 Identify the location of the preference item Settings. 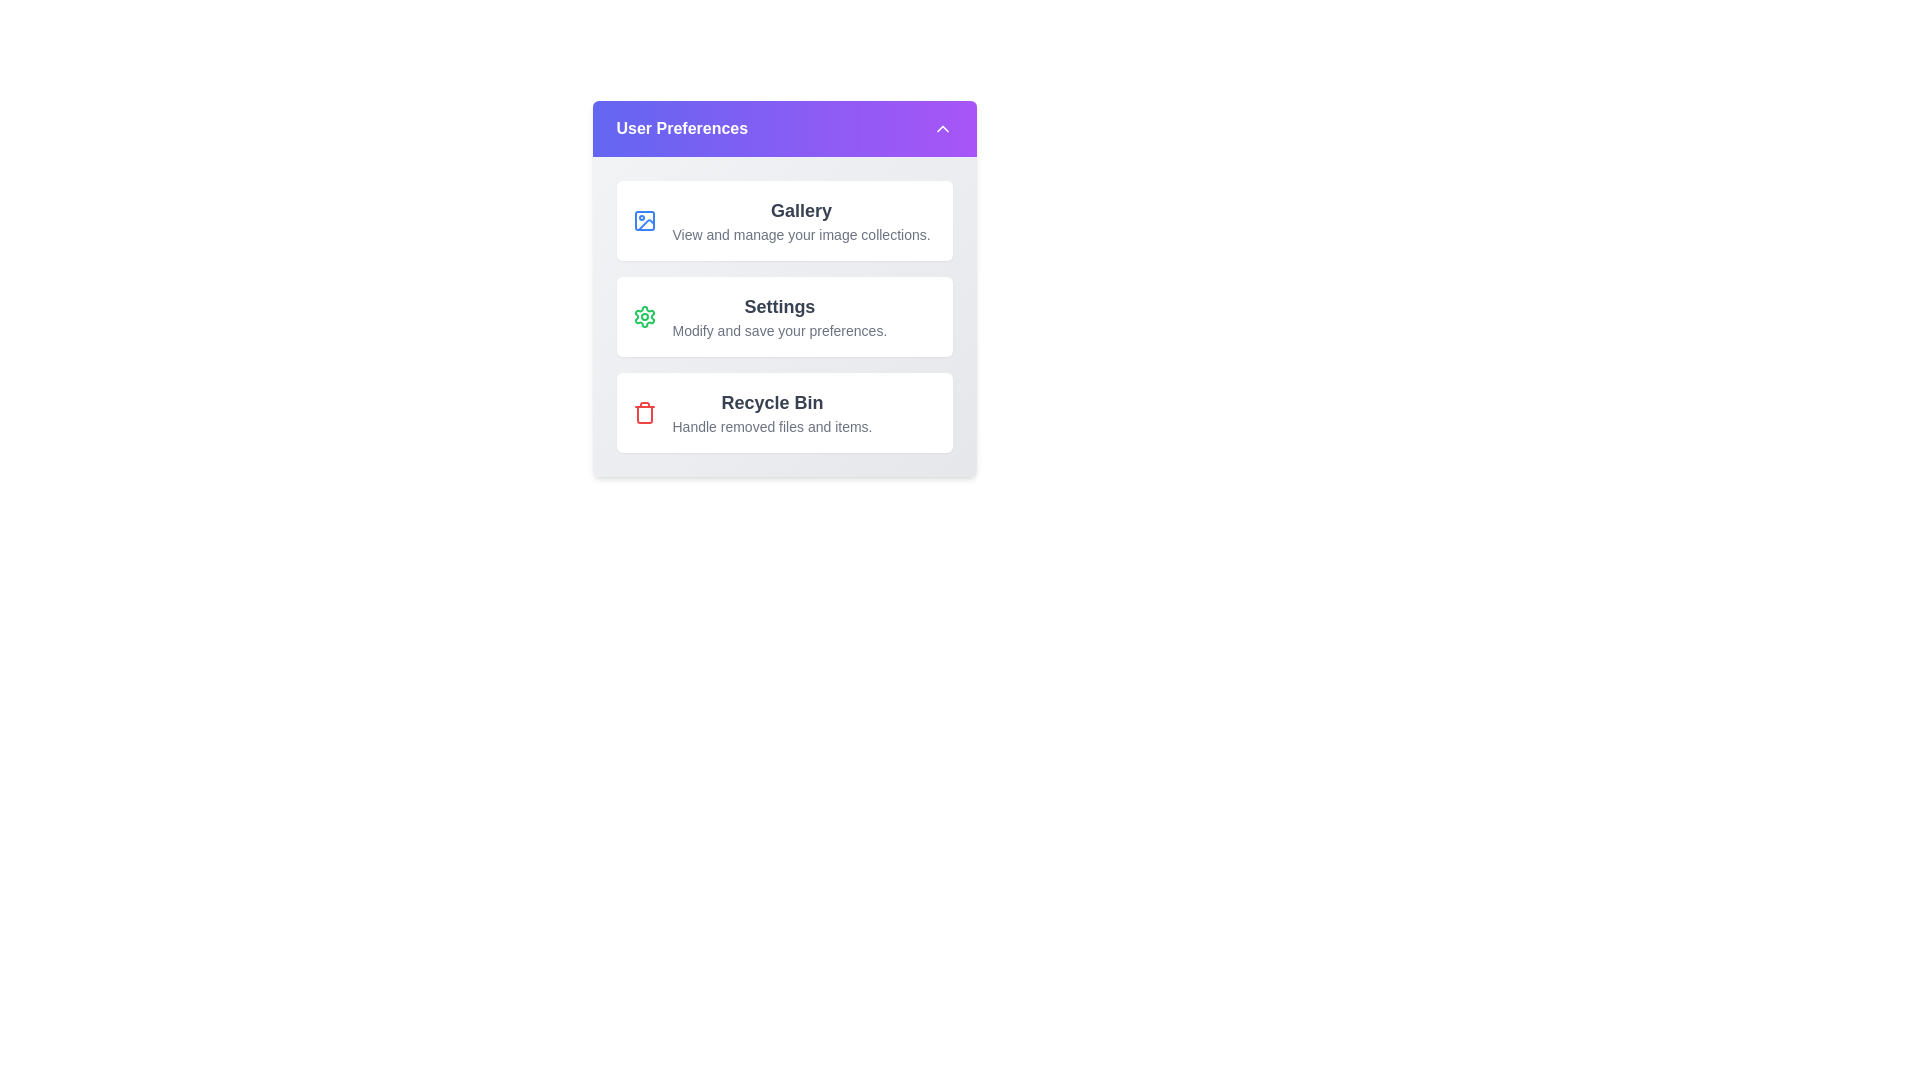
(783, 315).